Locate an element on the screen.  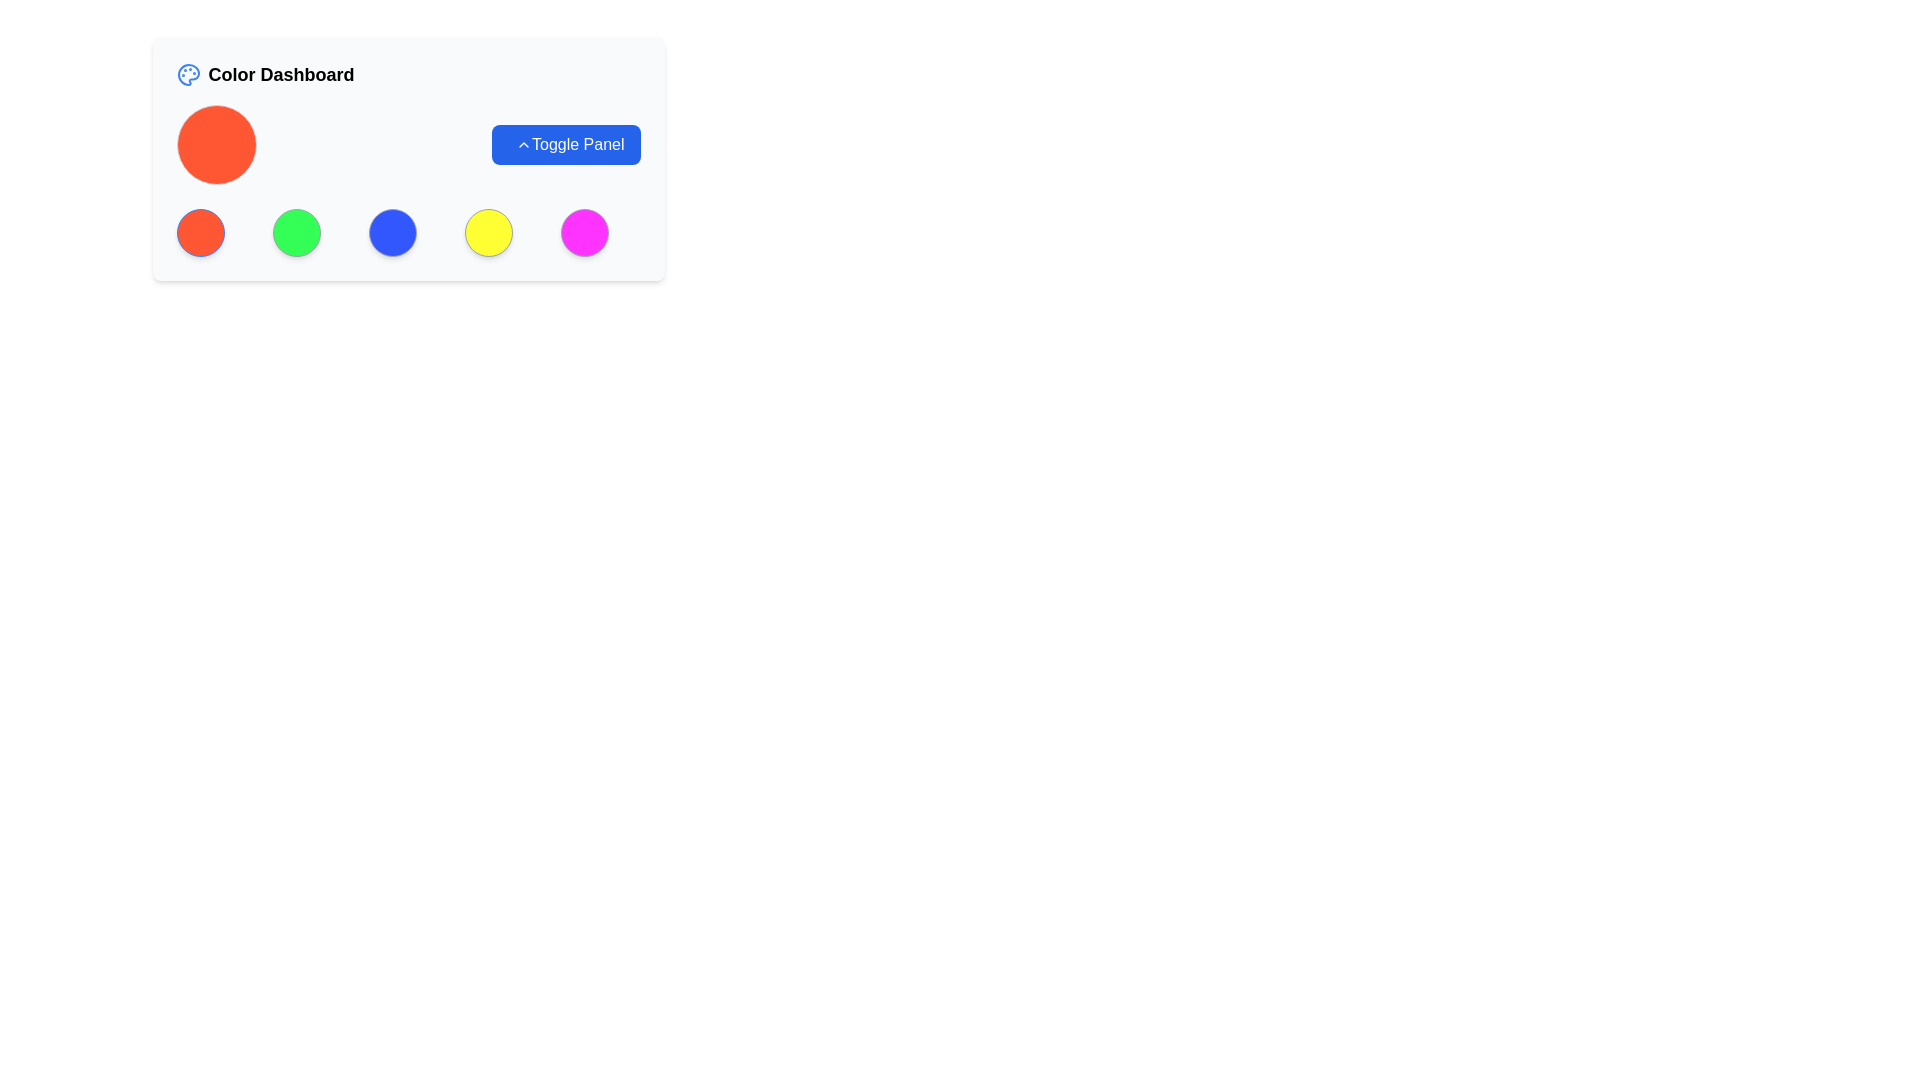
the chevron icon located on the right side of the 'Toggle Panel' button is located at coordinates (523, 144).